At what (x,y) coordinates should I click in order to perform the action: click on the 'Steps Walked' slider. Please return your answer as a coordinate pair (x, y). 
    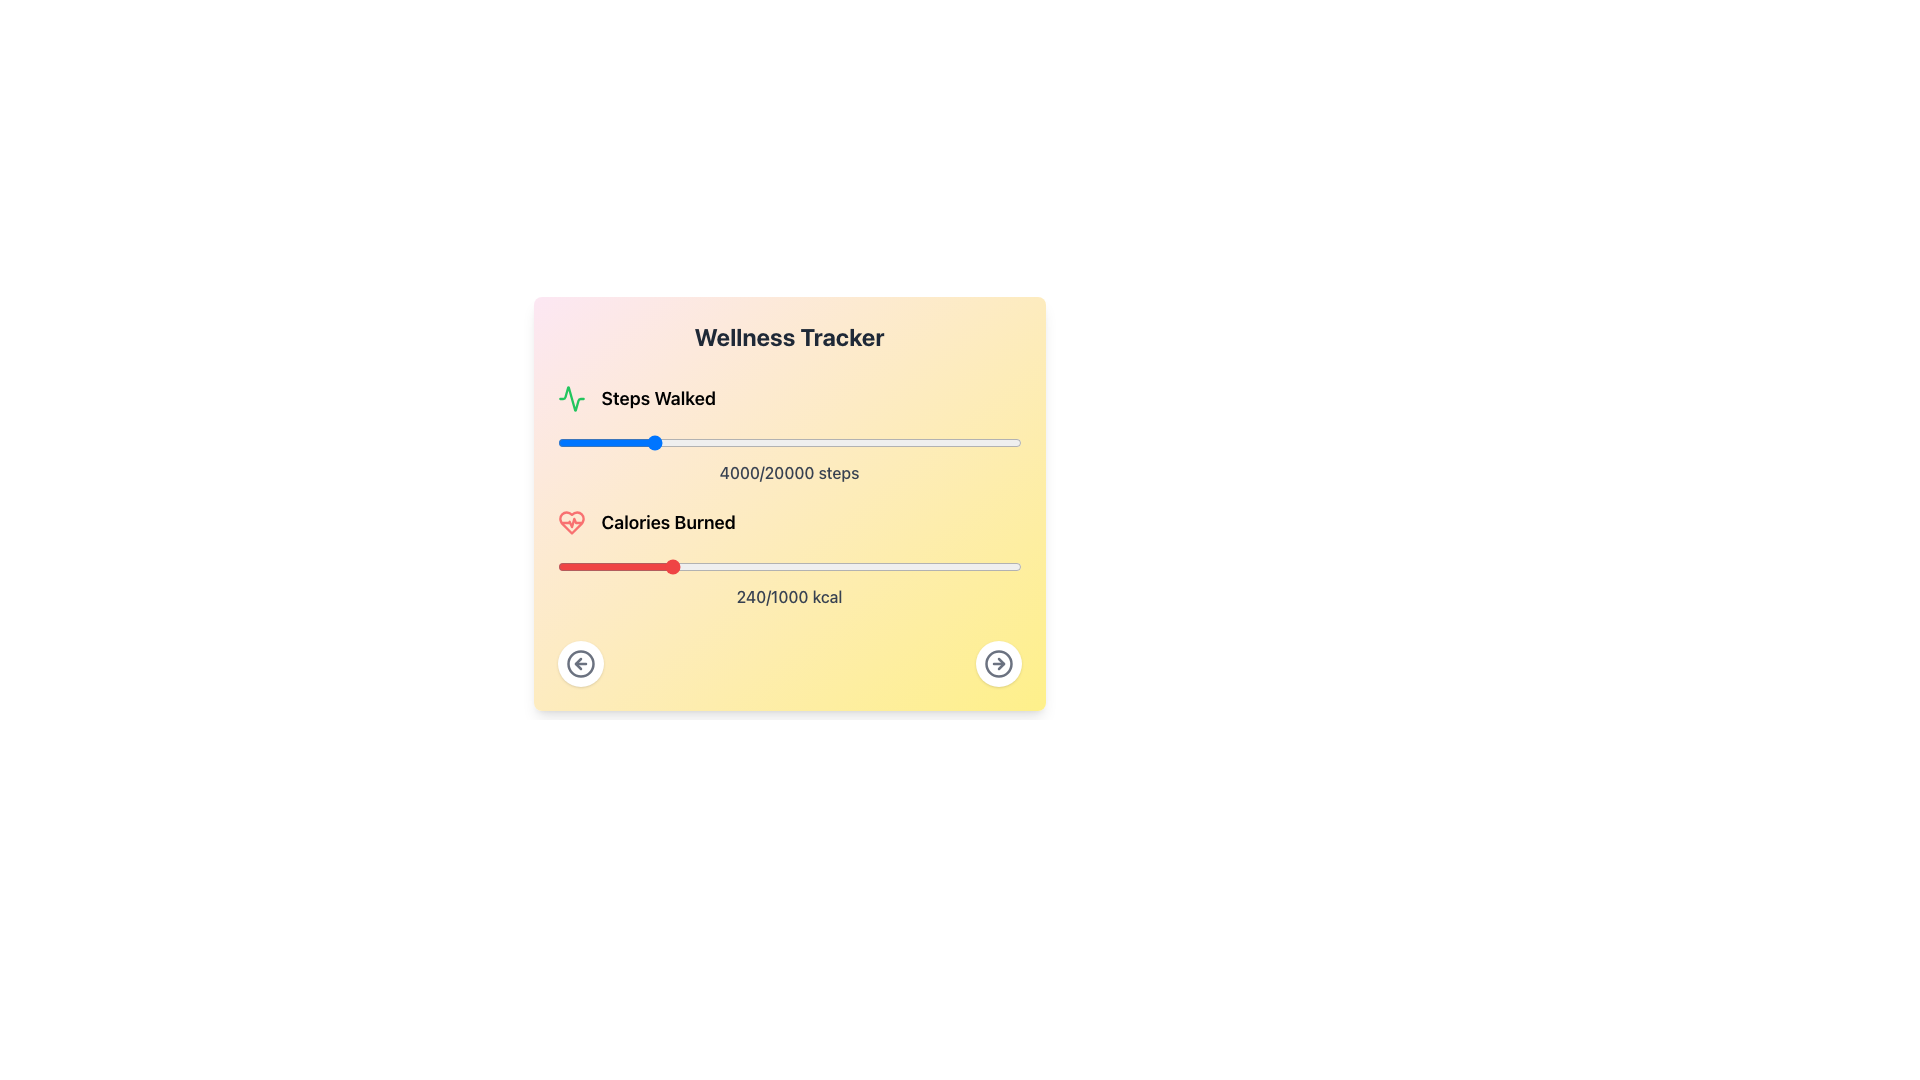
    Looking at the image, I should click on (999, 442).